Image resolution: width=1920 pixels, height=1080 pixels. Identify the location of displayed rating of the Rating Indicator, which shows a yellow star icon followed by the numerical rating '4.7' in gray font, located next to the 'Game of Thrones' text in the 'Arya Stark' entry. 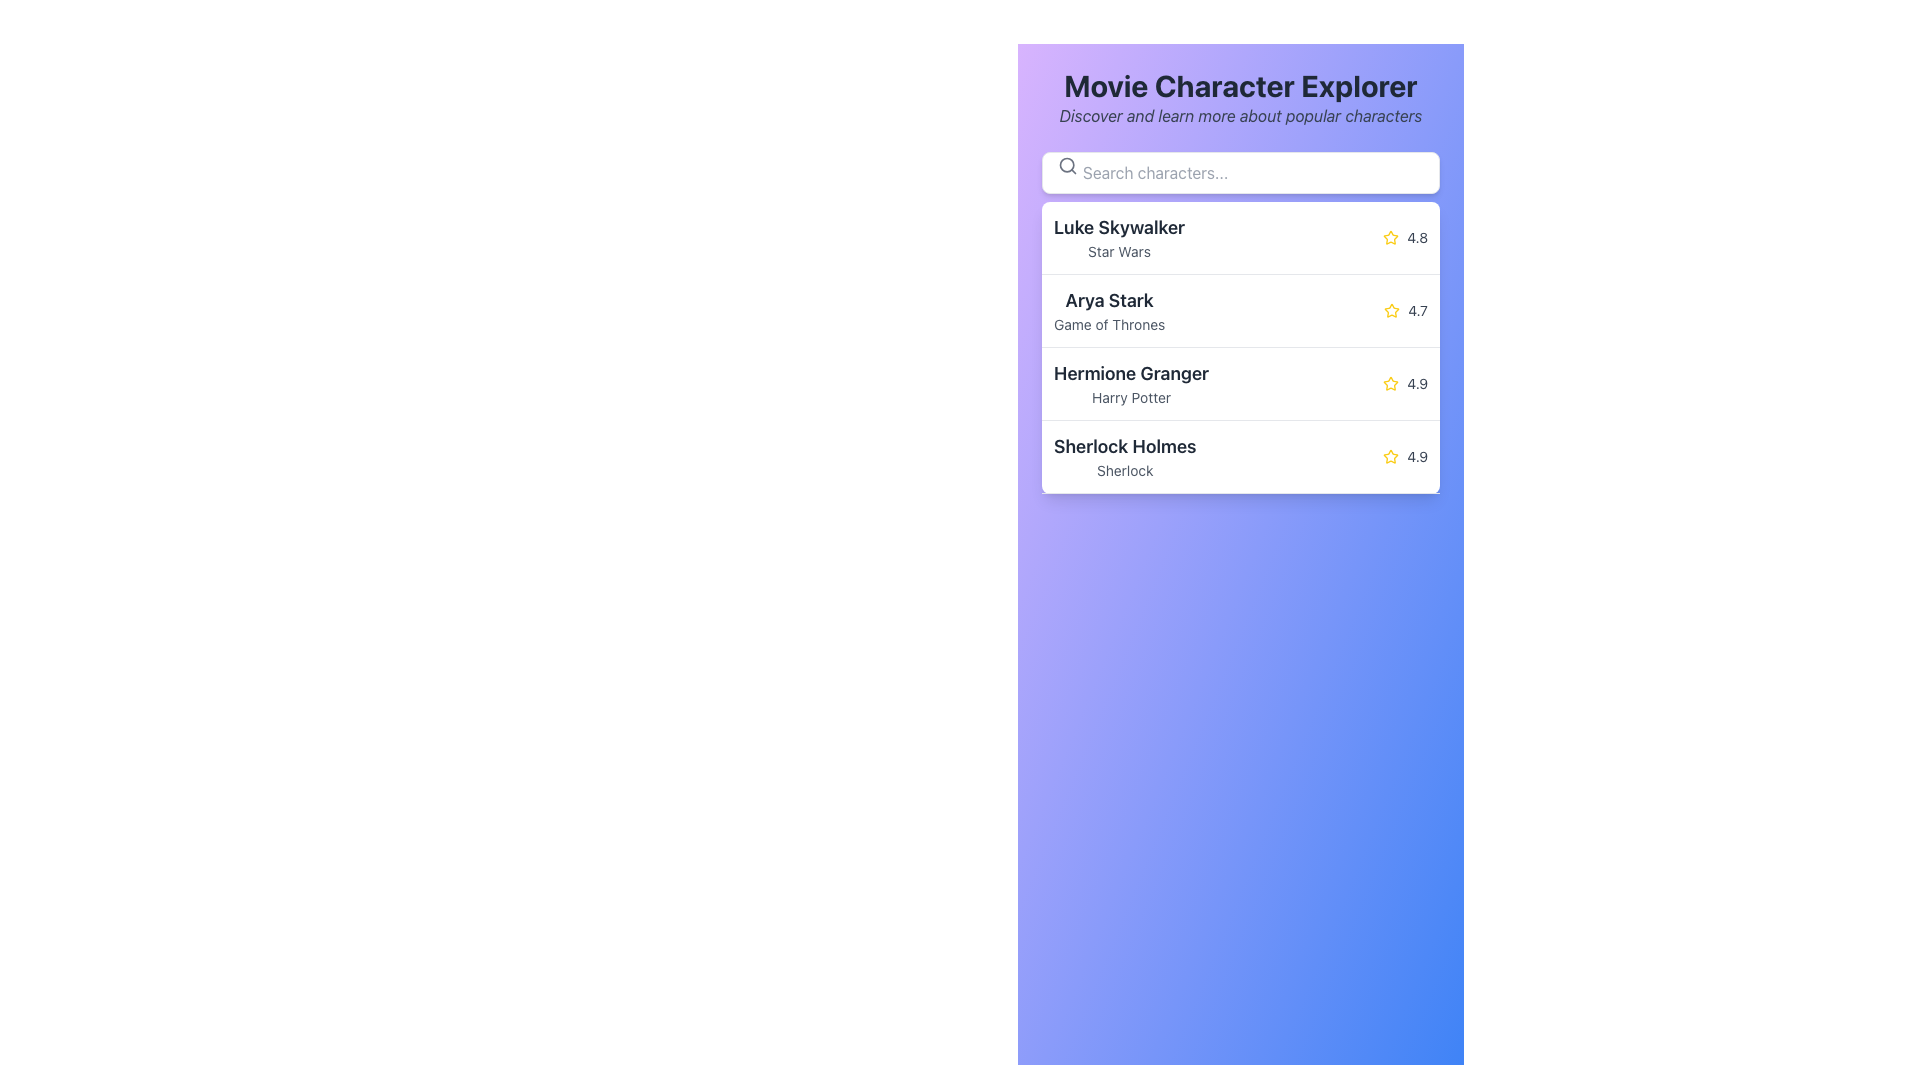
(1405, 311).